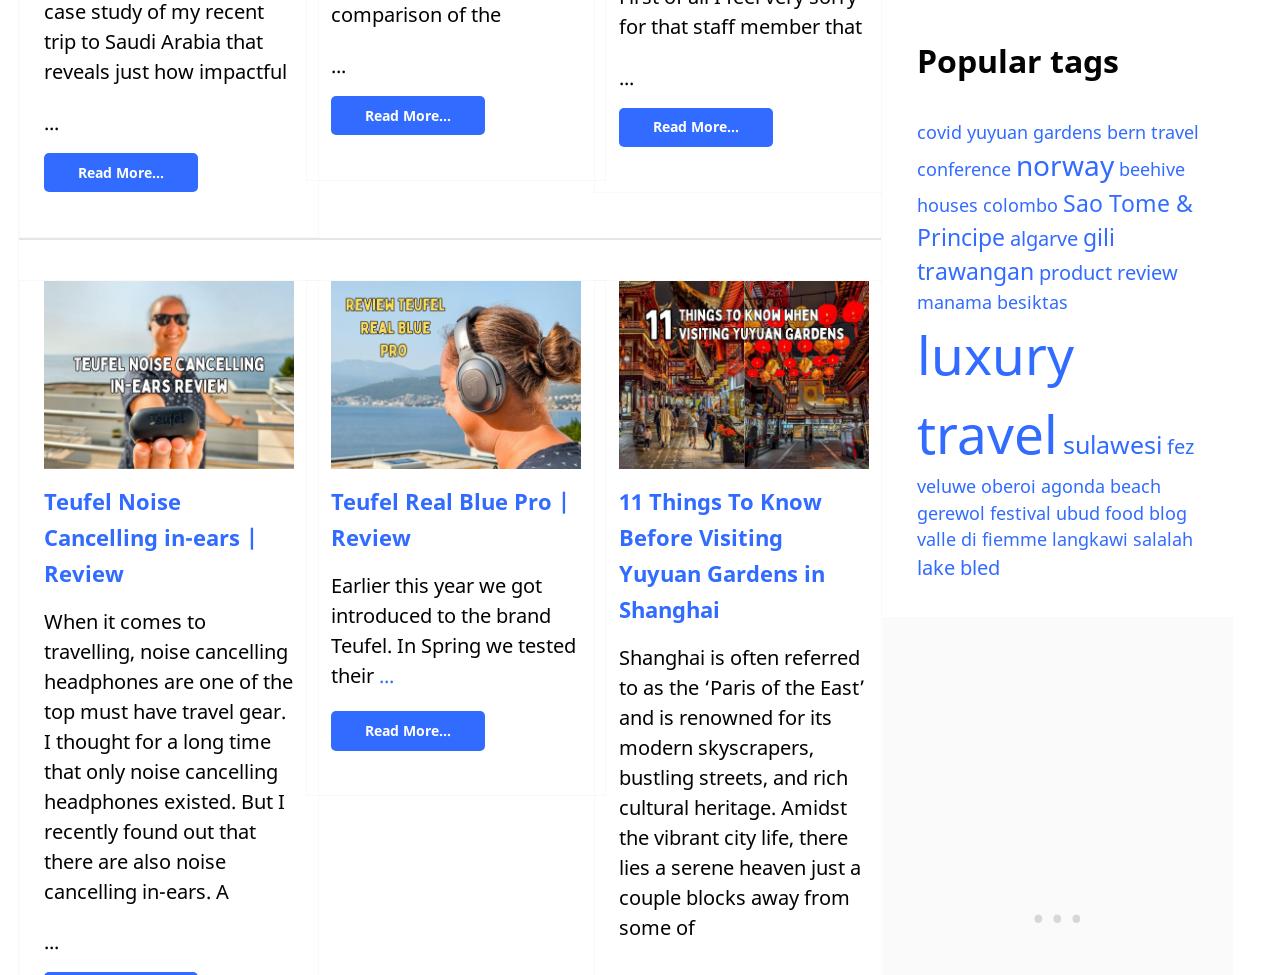 The height and width of the screenshot is (975, 1274). What do you see at coordinates (1089, 537) in the screenshot?
I see `'langkawi'` at bounding box center [1089, 537].